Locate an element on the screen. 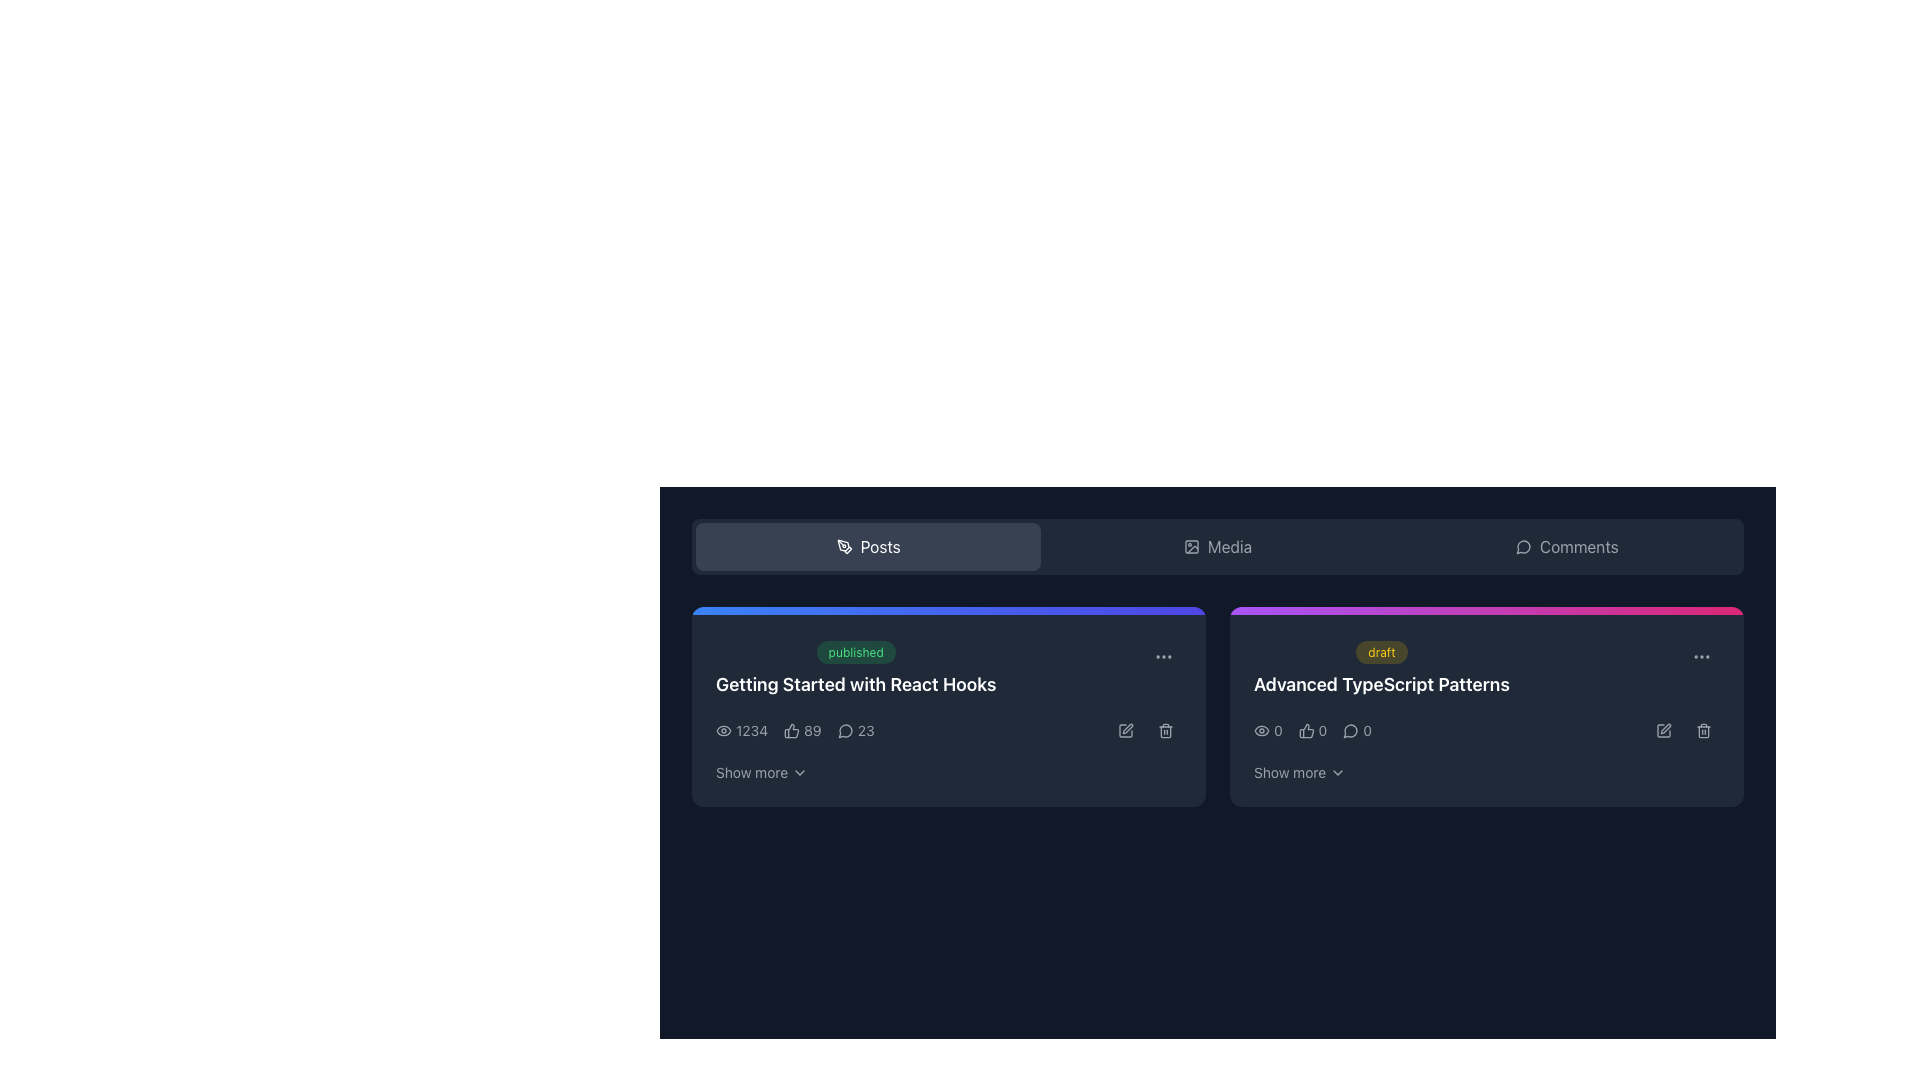  the rounded rectangle badge with a green background and lighter green text reading 'published', located above the title 'Getting Started with React Hooks' is located at coordinates (856, 652).